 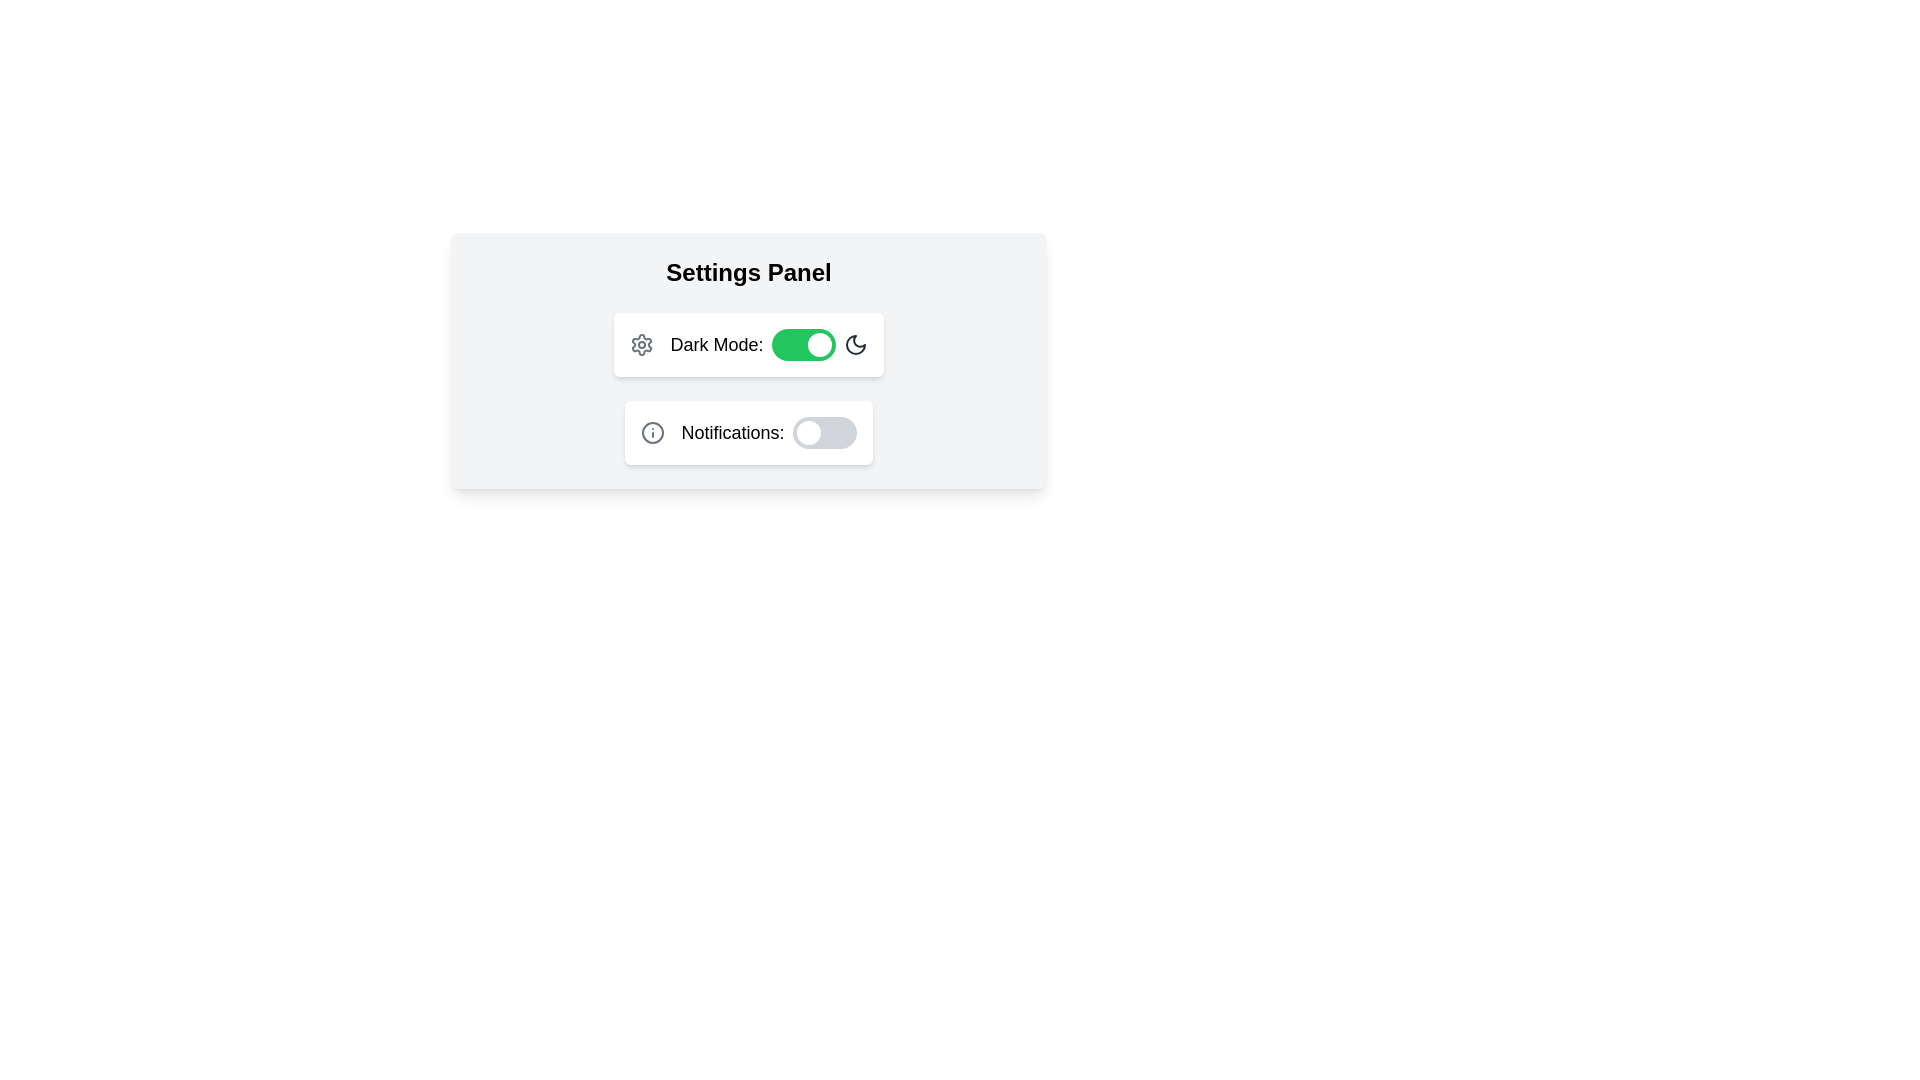 What do you see at coordinates (747, 431) in the screenshot?
I see `the information icon in the notifications settings control` at bounding box center [747, 431].